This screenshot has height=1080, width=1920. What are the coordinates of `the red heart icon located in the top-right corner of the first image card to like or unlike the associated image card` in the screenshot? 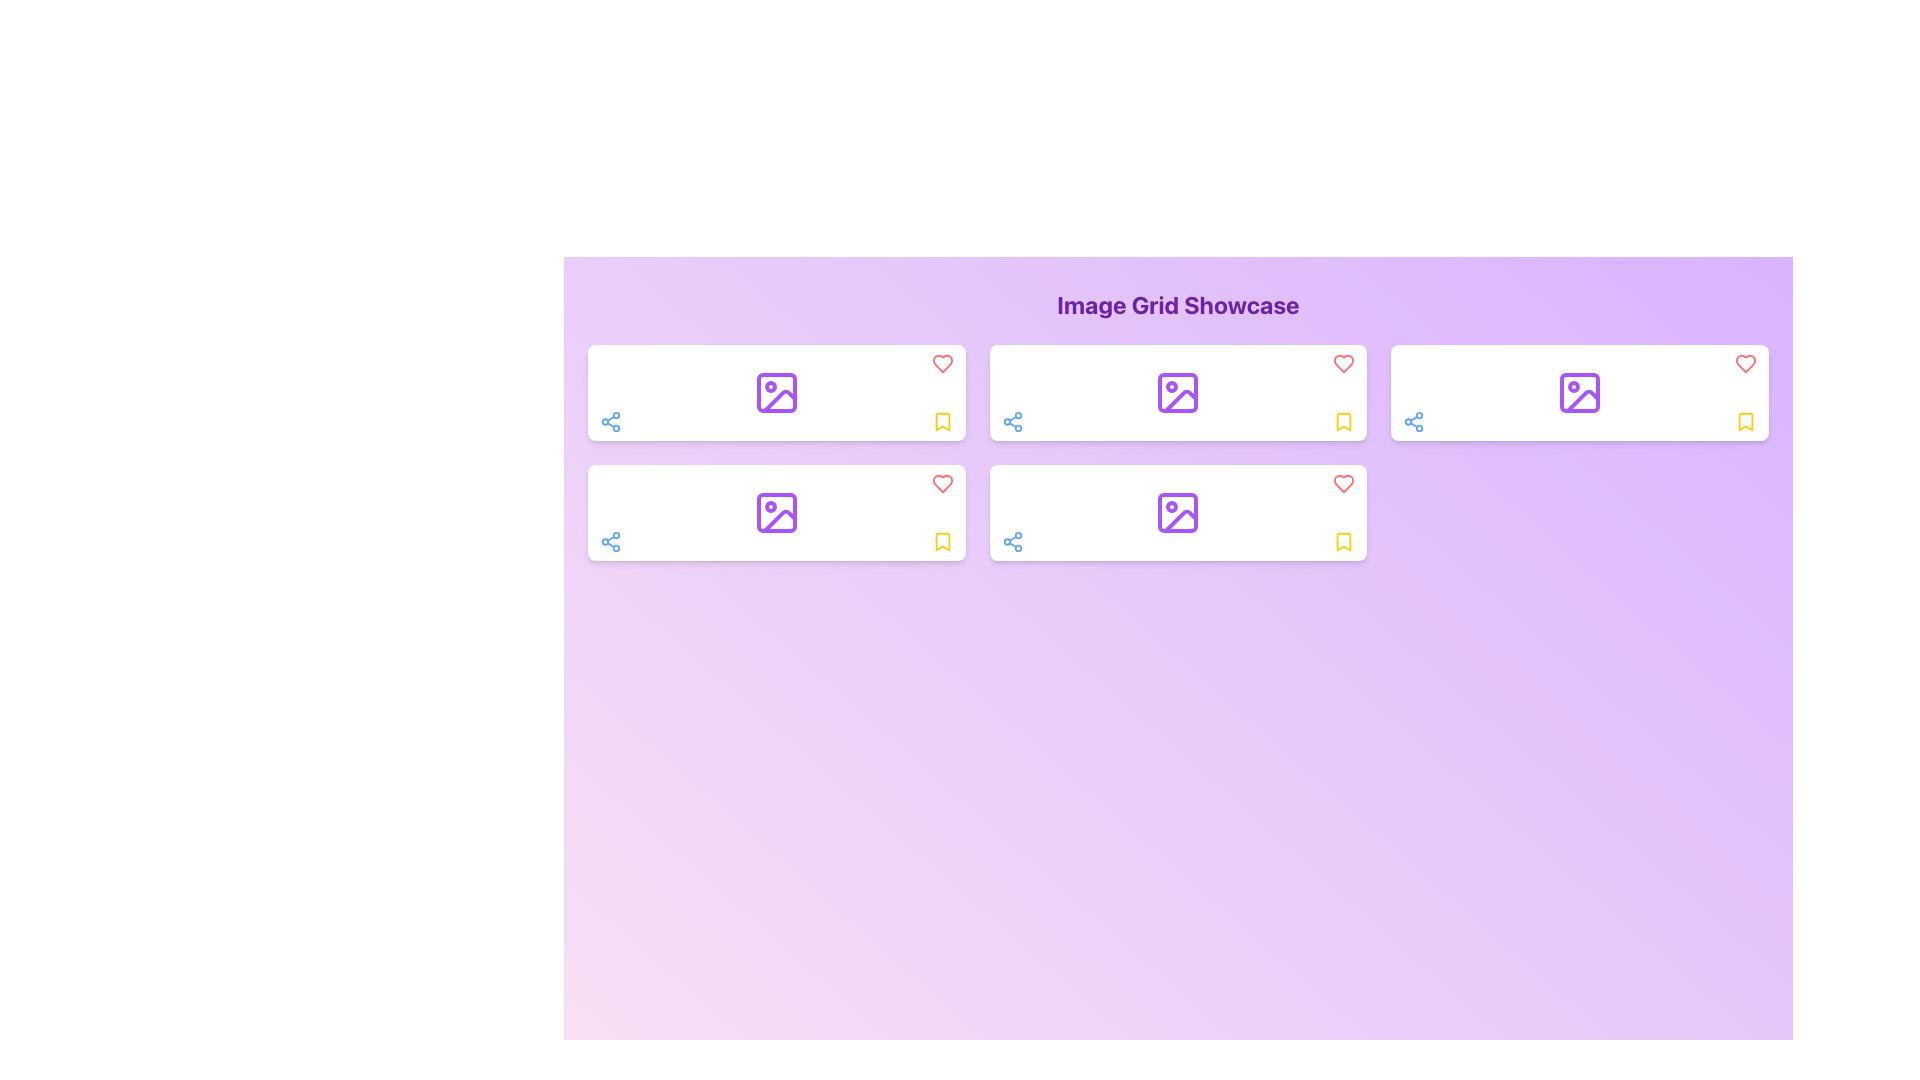 It's located at (941, 363).